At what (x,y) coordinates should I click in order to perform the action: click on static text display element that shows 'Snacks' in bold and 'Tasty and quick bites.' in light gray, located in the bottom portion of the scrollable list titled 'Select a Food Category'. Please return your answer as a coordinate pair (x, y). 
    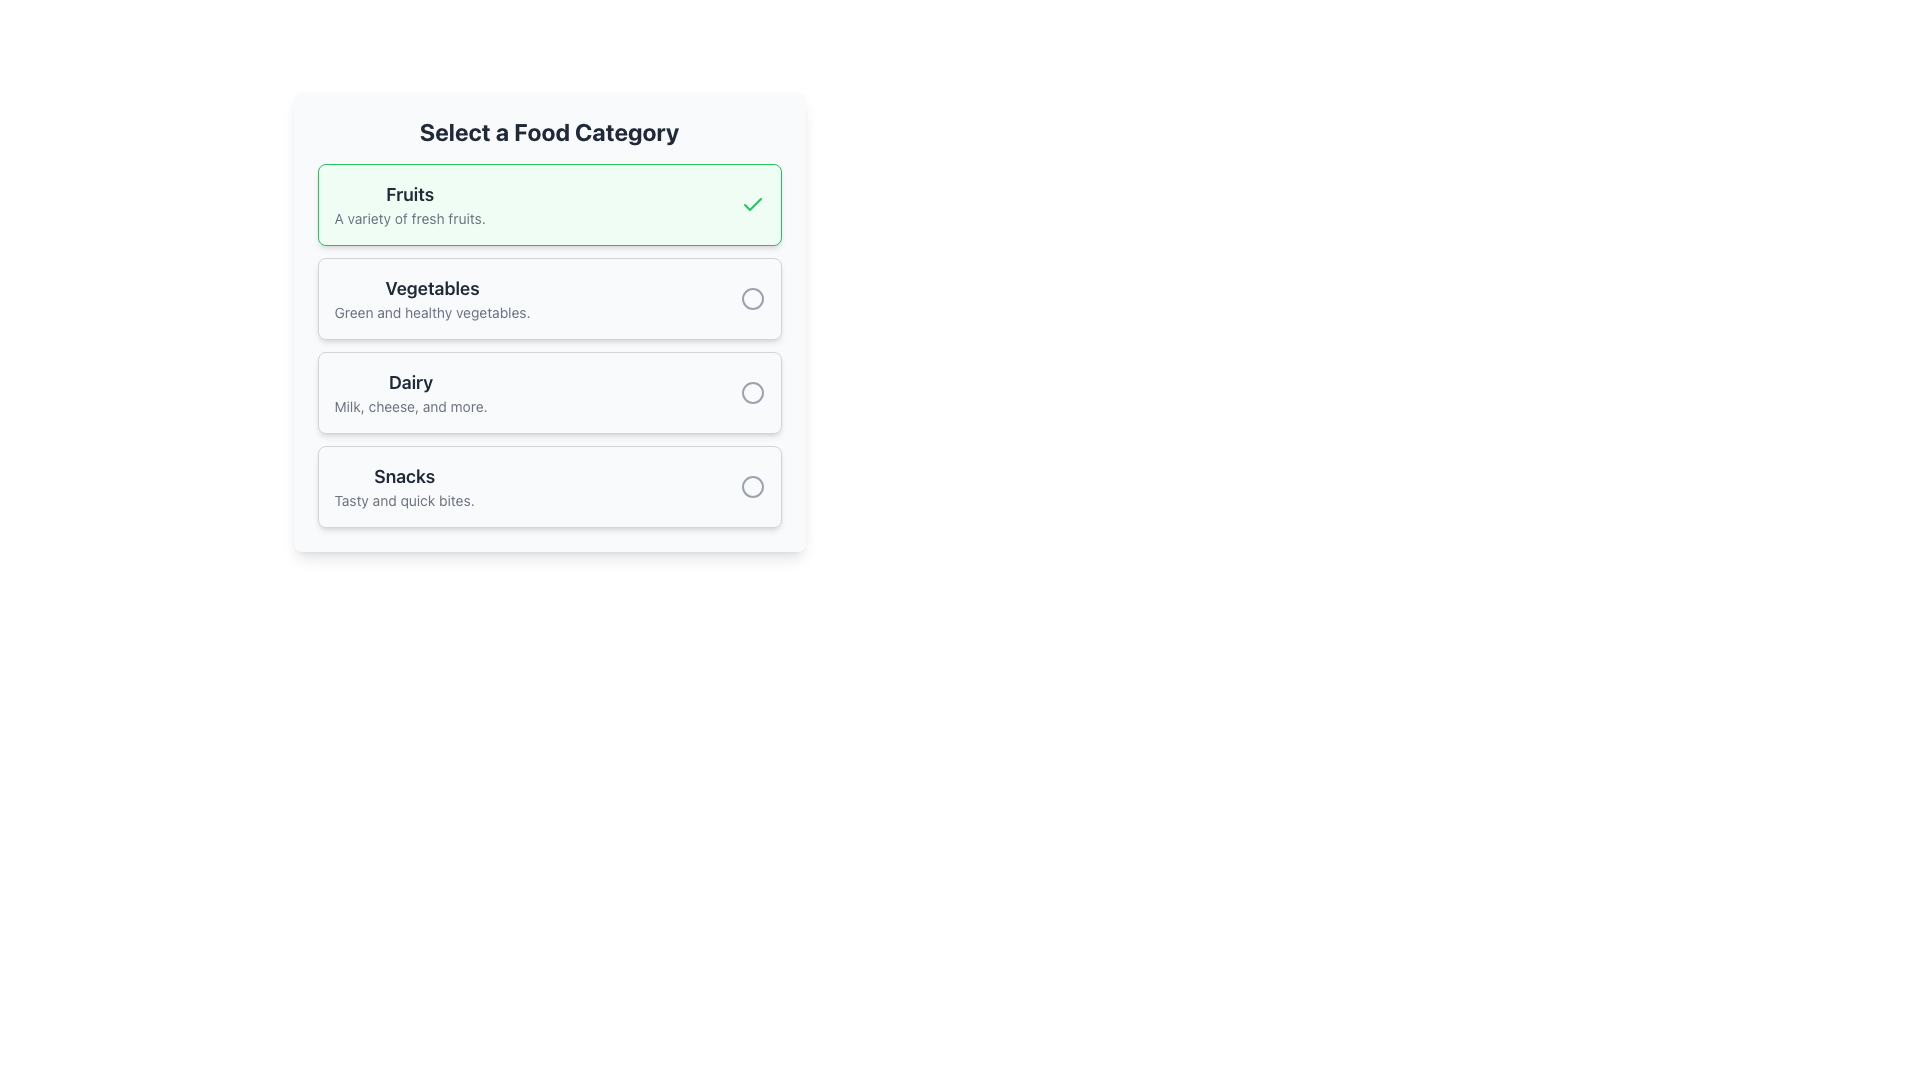
    Looking at the image, I should click on (403, 486).